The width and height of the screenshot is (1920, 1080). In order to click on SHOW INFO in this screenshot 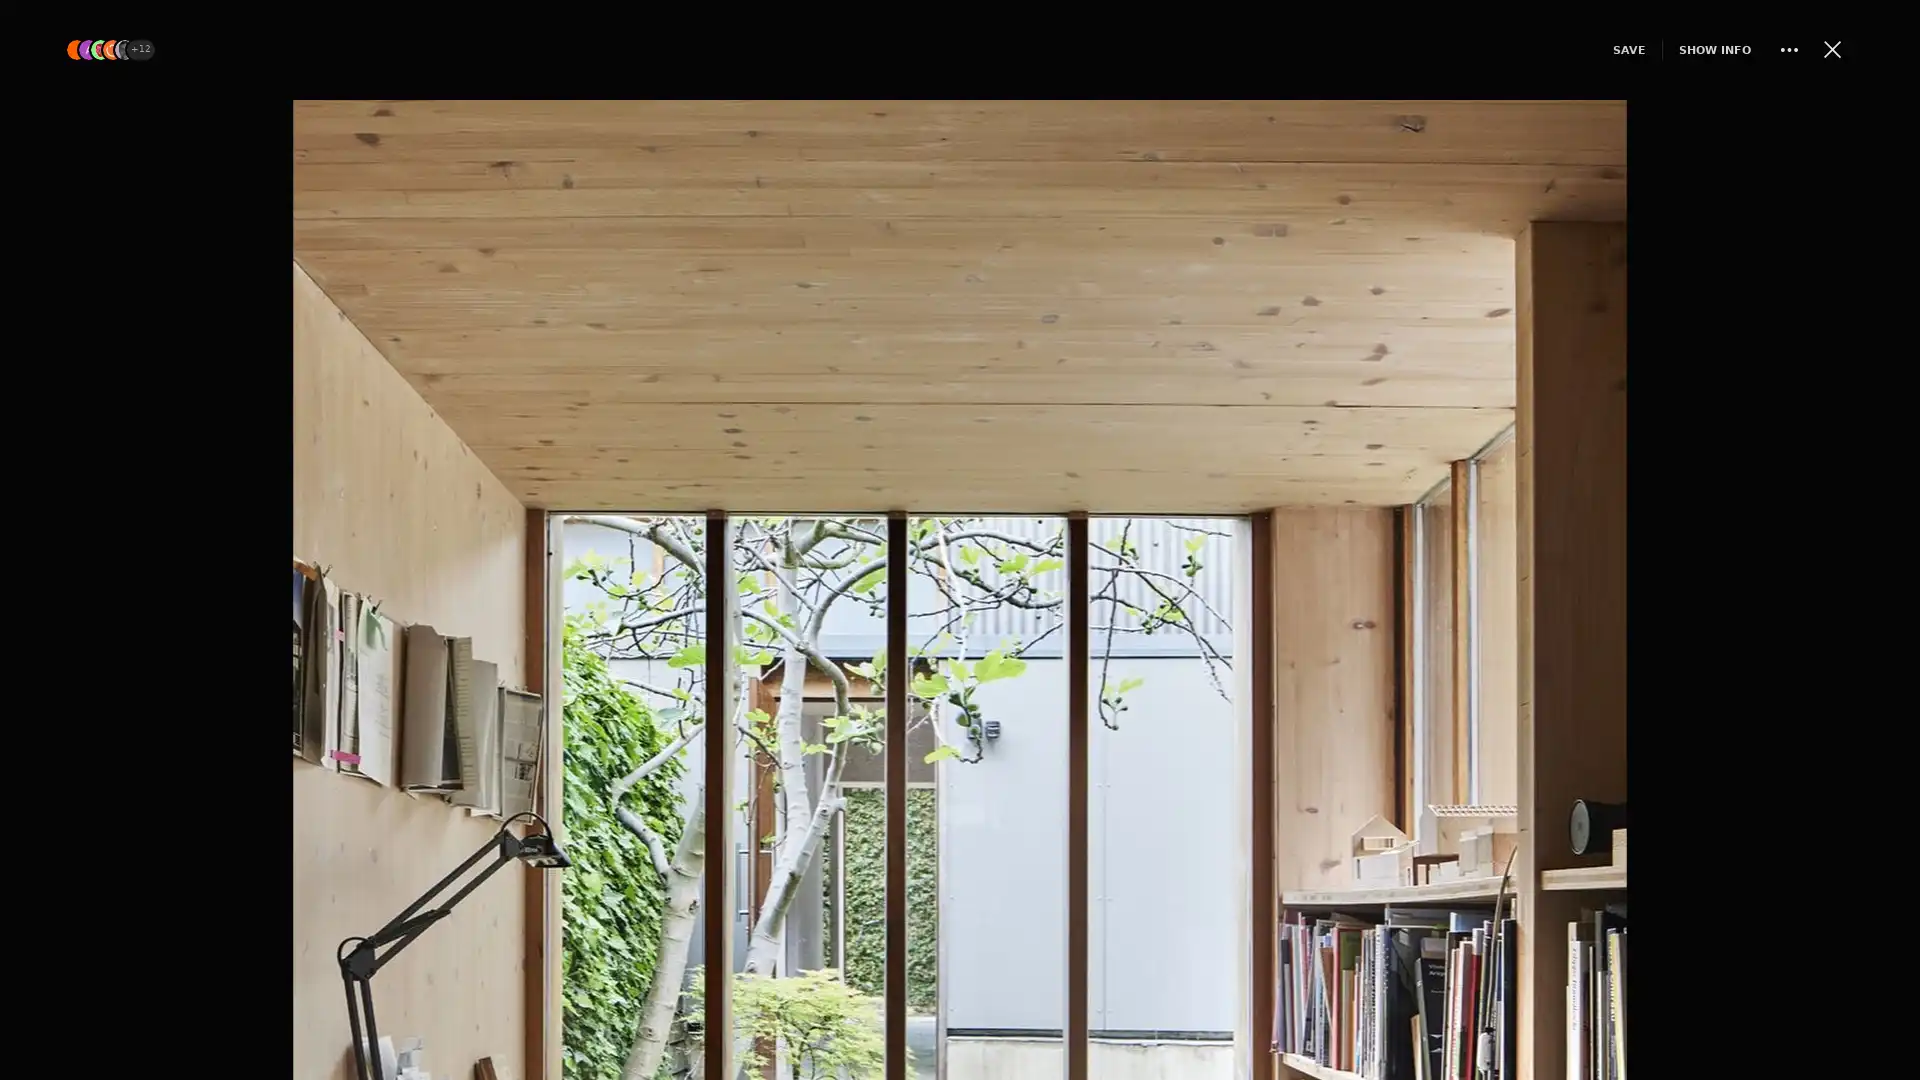, I will do `click(1680, 48)`.